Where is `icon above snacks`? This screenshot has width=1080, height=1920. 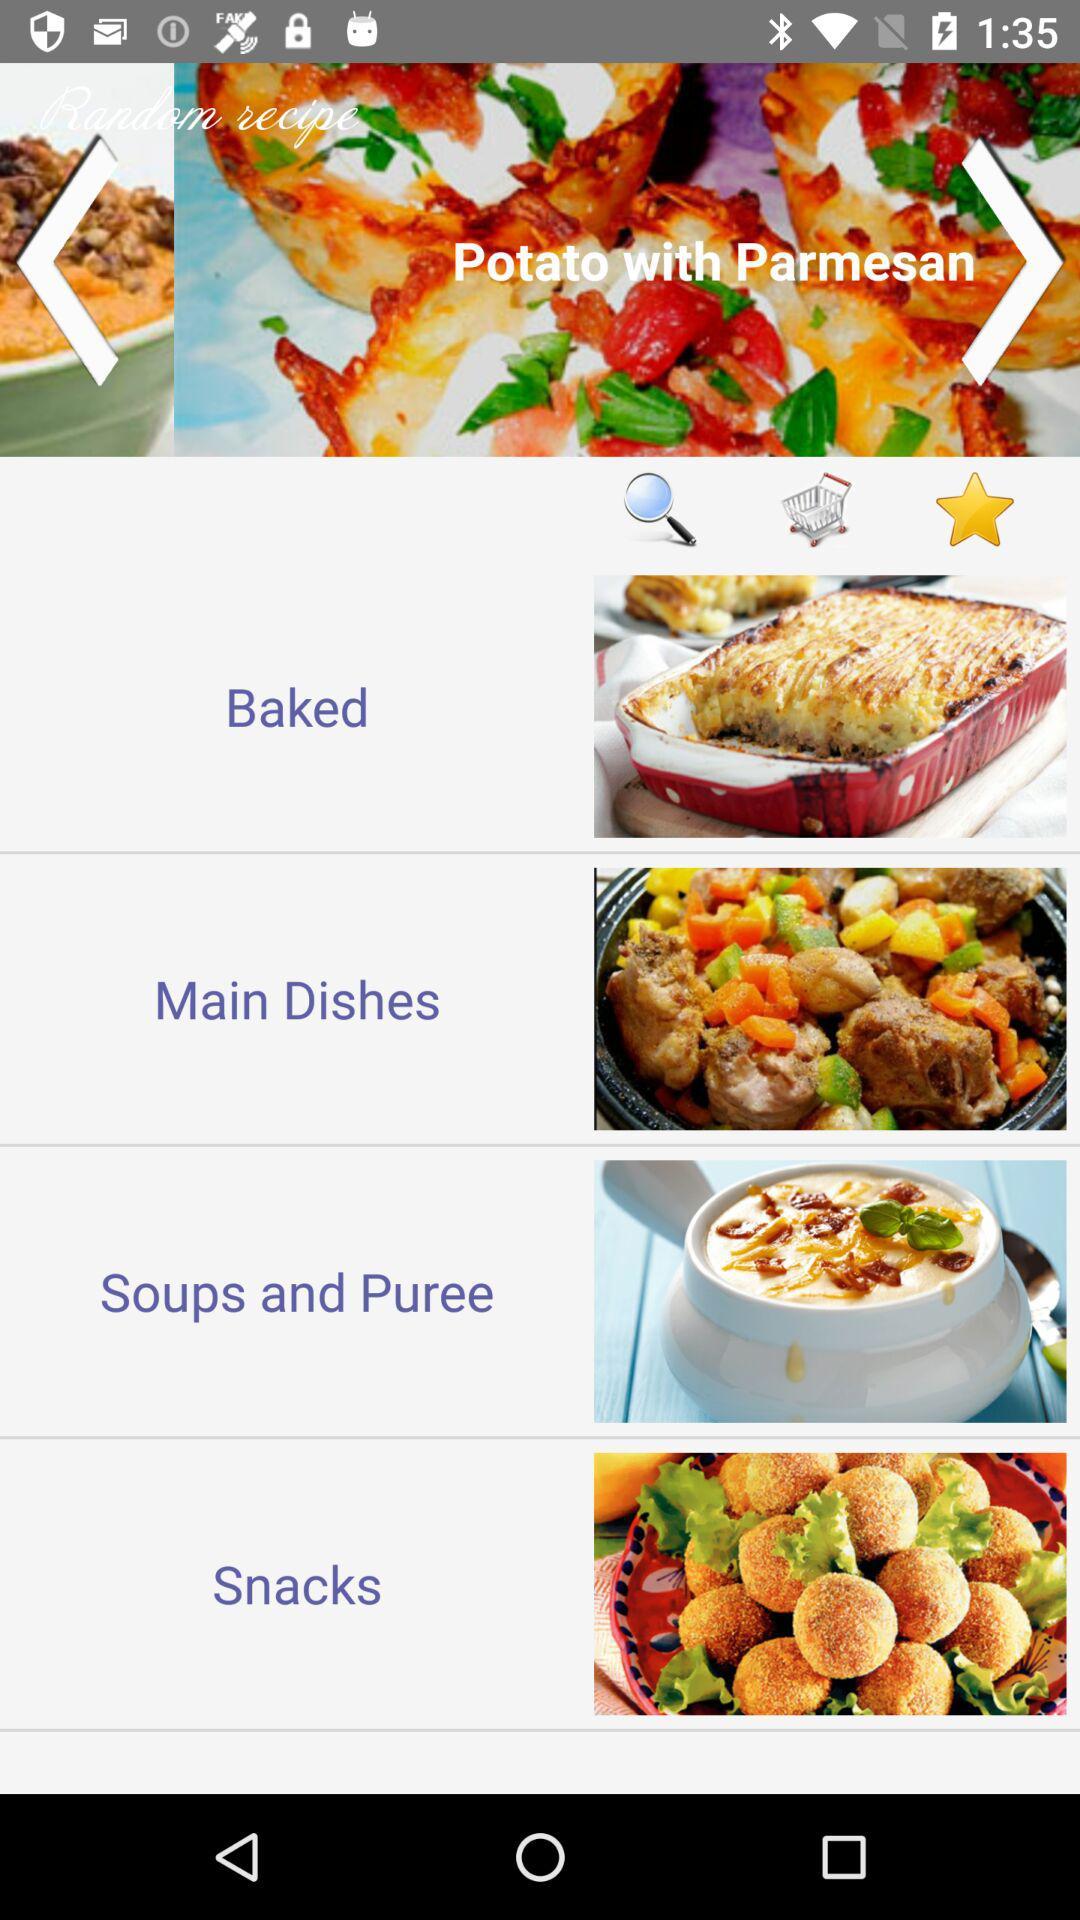 icon above snacks is located at coordinates (297, 1291).